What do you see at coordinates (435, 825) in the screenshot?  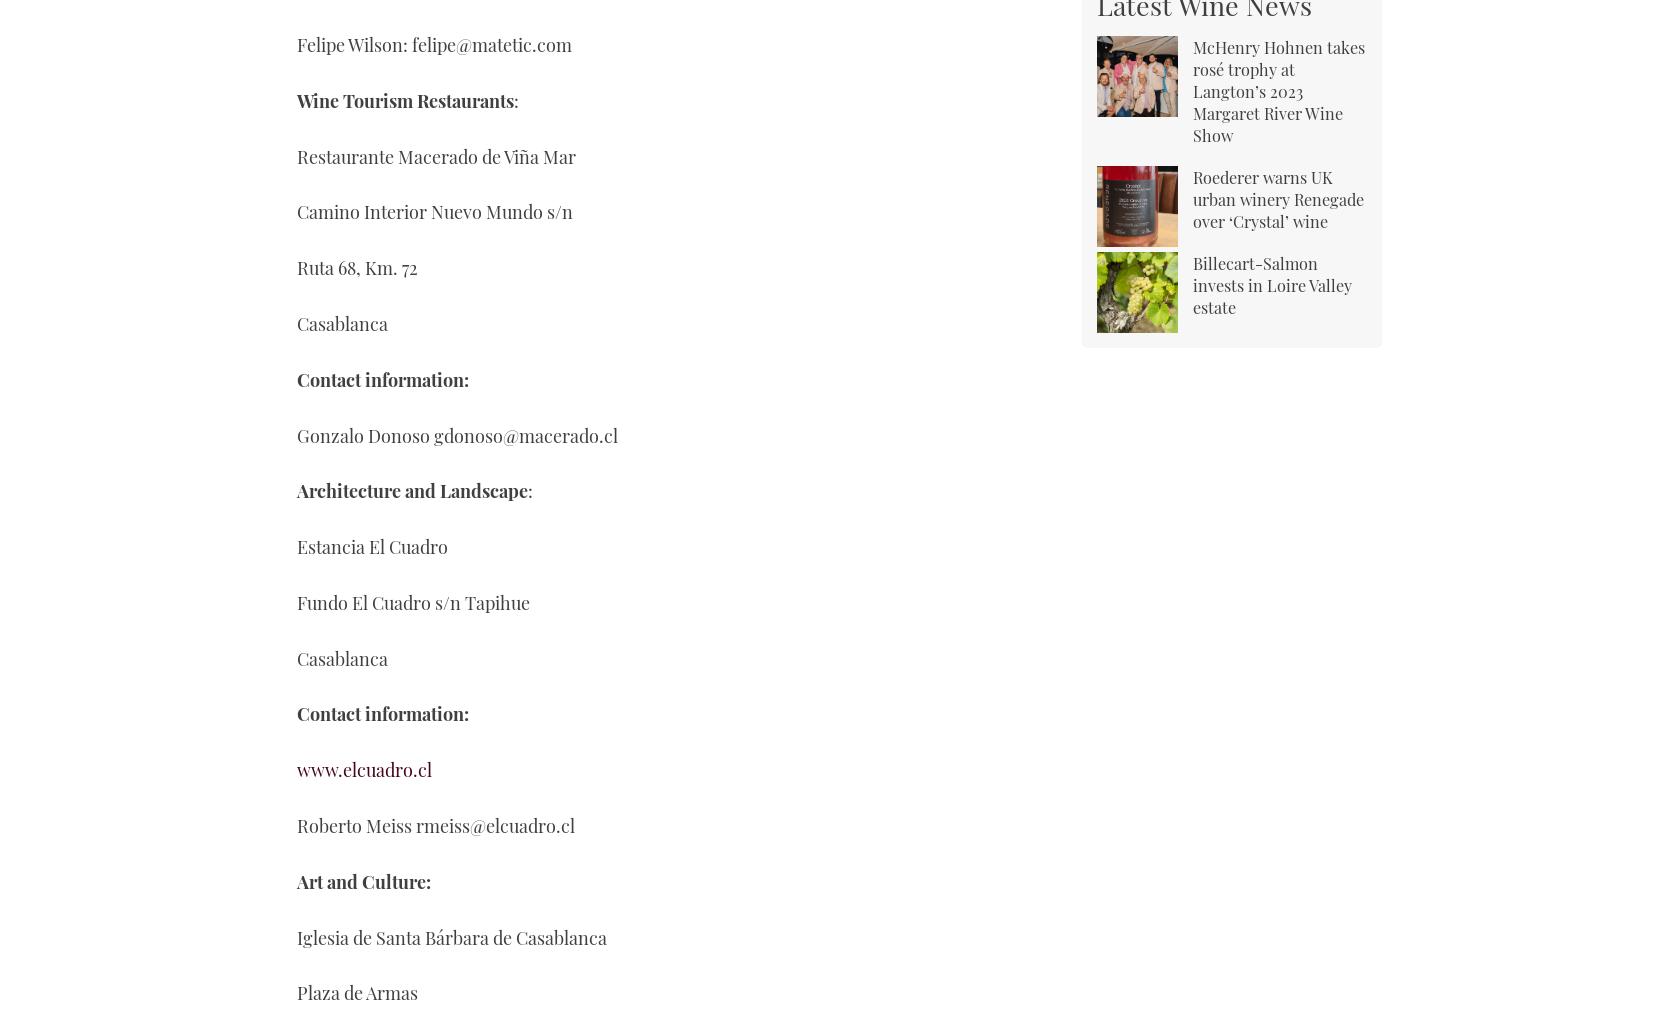 I see `'Roberto Meiss rmeiss@elcuadro.cl'` at bounding box center [435, 825].